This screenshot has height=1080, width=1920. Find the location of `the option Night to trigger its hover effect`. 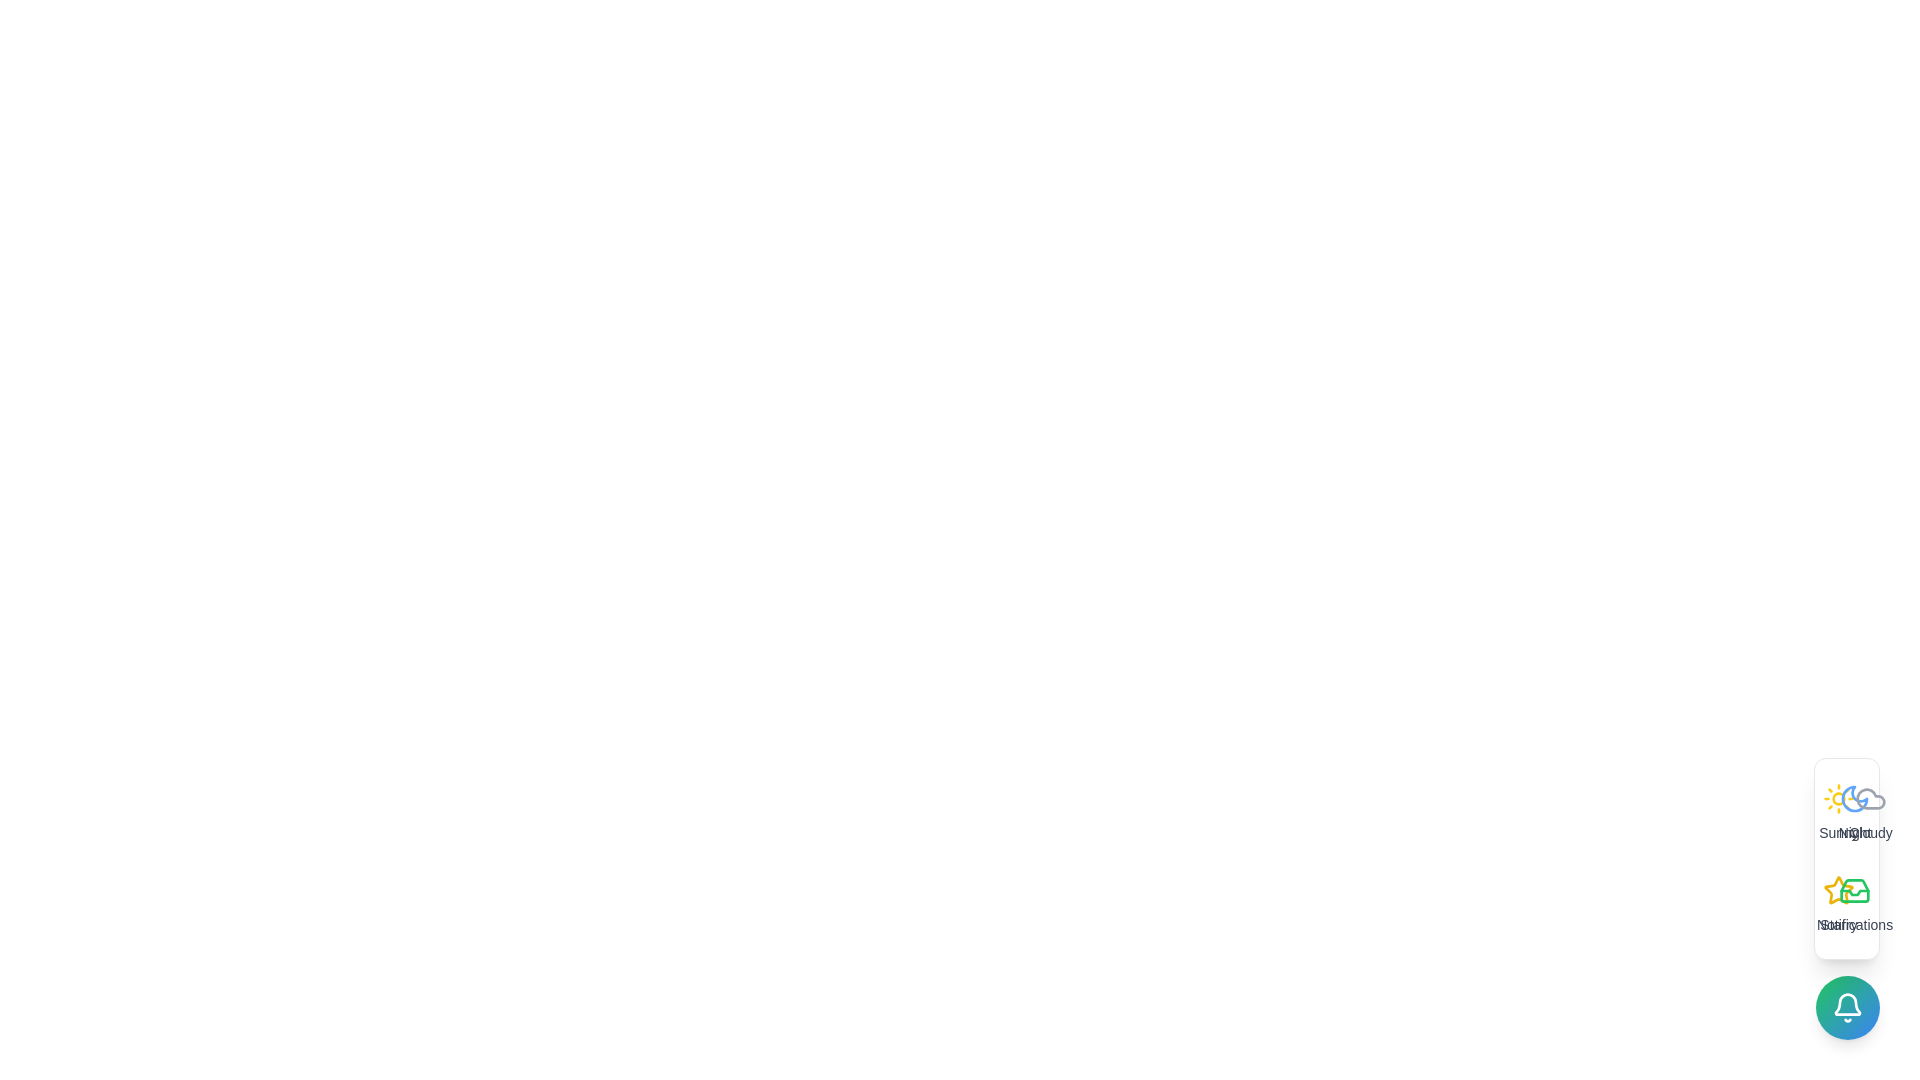

the option Night to trigger its hover effect is located at coordinates (1853, 813).